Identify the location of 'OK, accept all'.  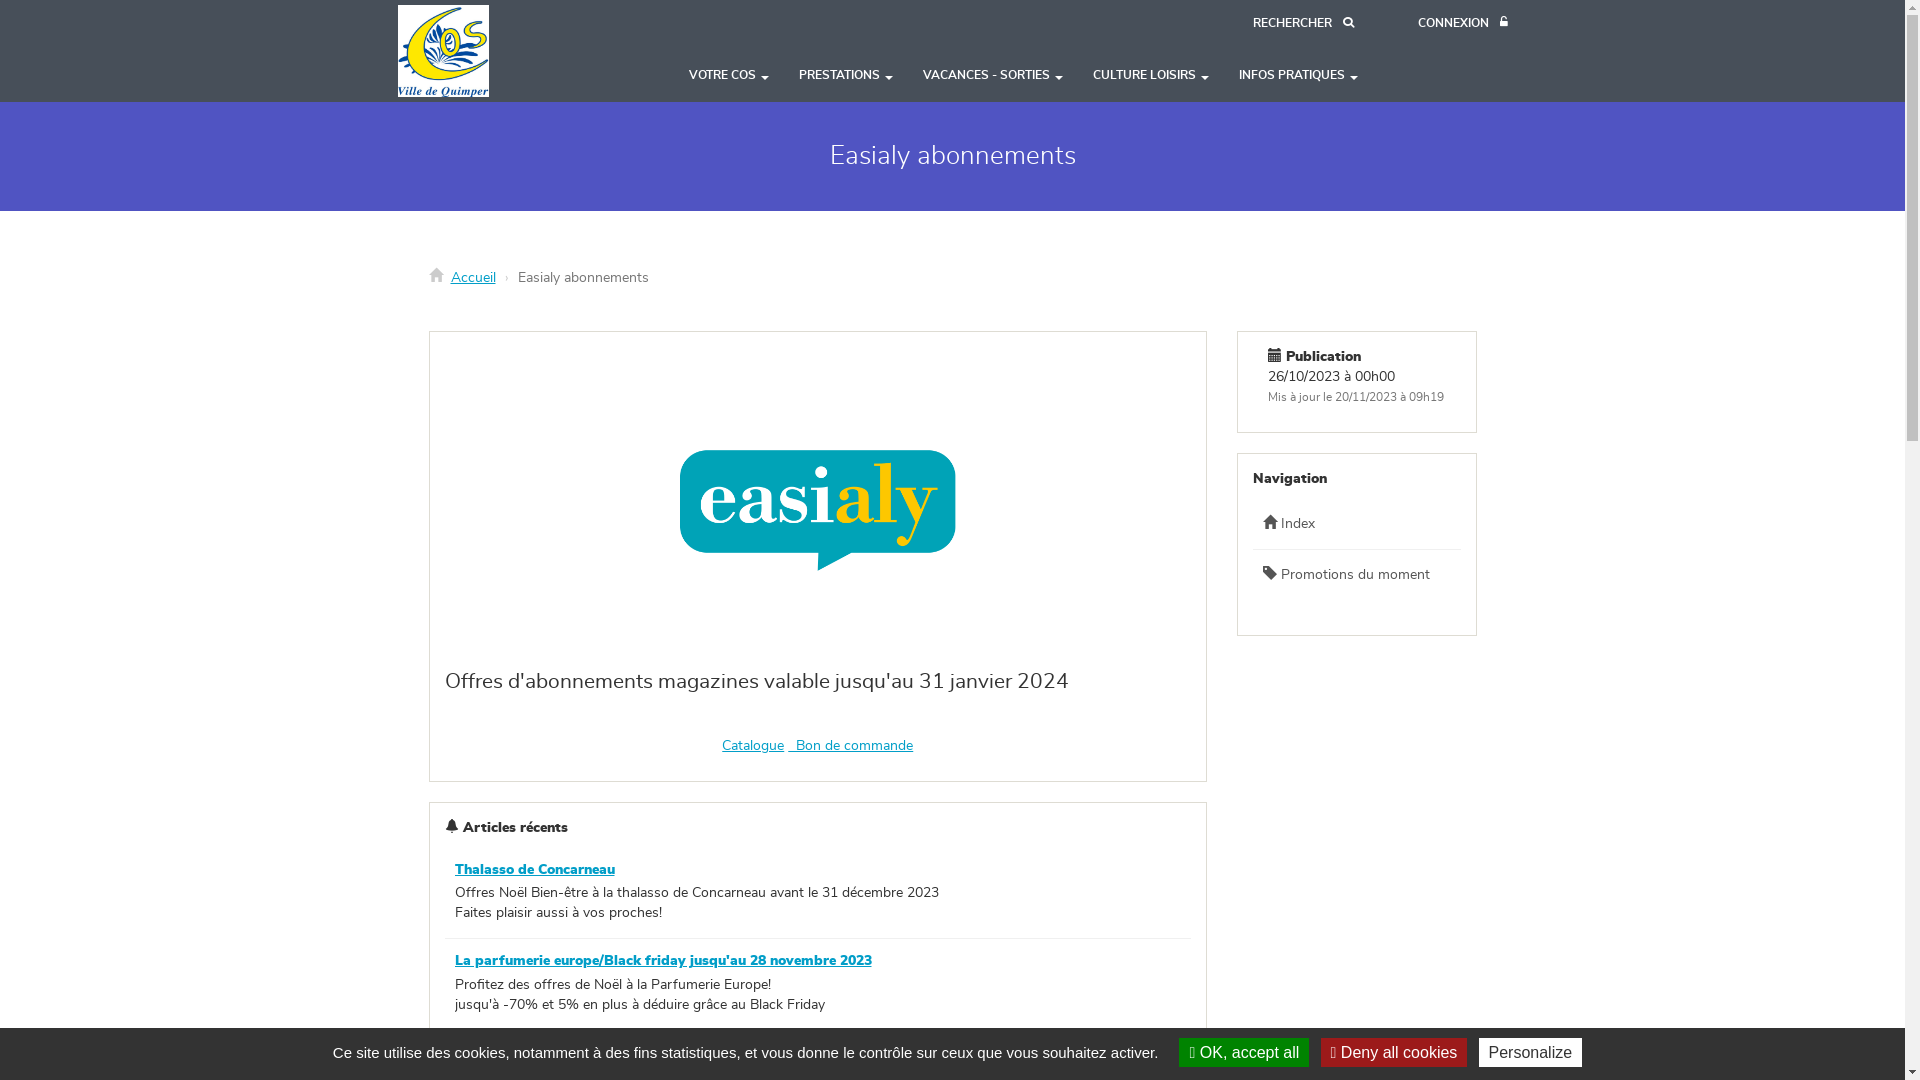
(1242, 1051).